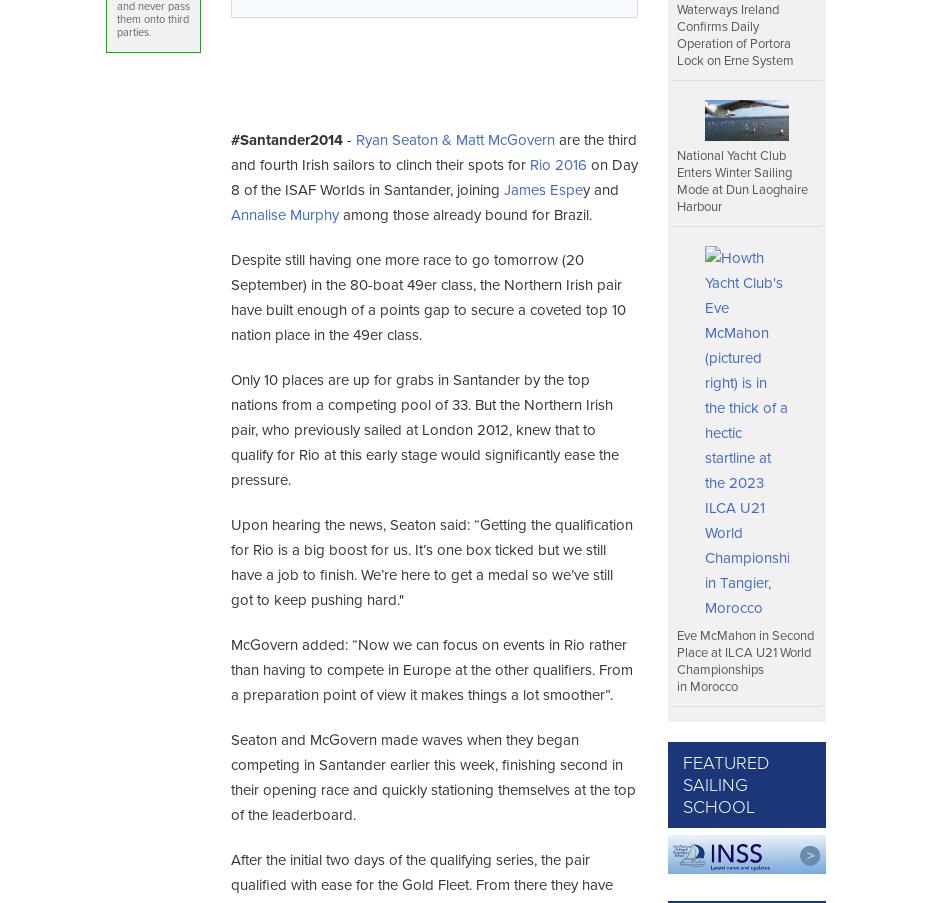  I want to click on 'among those already bound for Brazil.', so click(463, 215).